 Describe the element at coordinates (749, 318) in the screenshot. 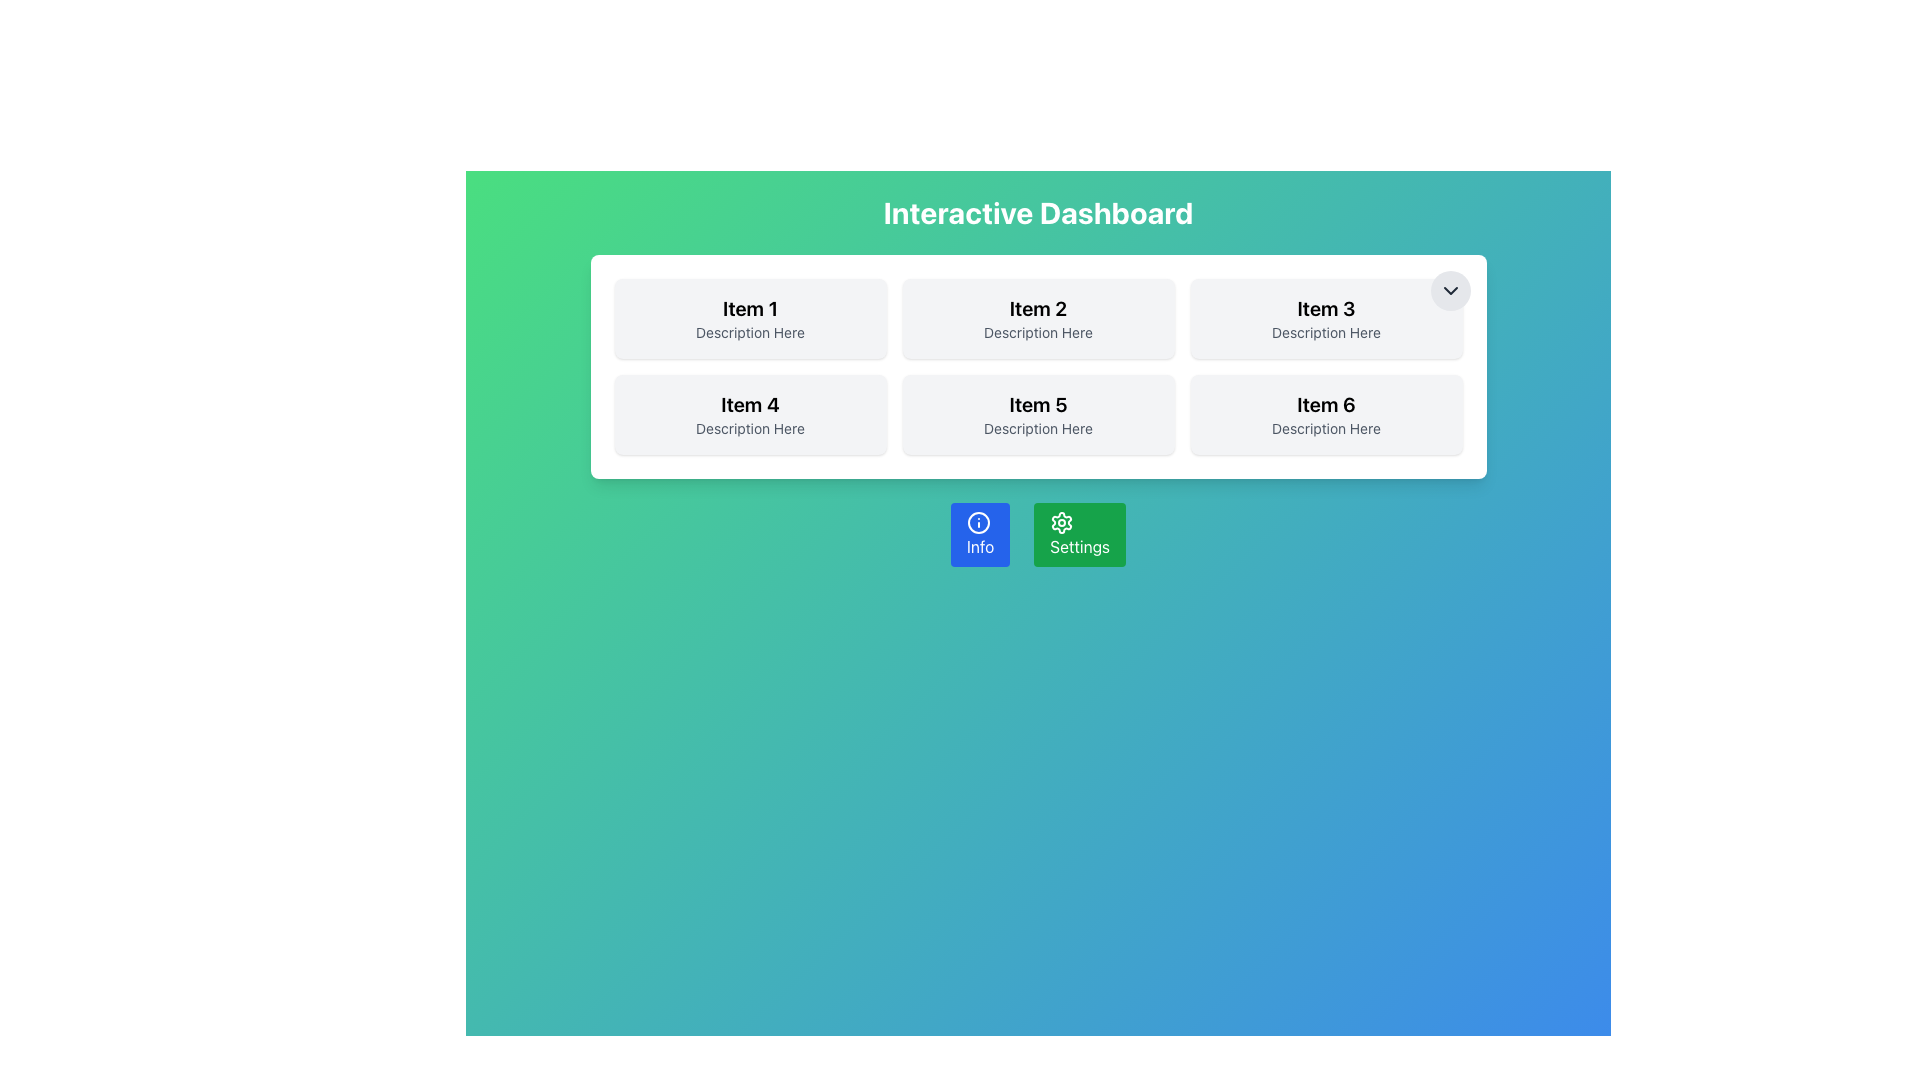

I see `the informational card located in the upper left of the grid layout, which is the first element in the grid under the title 'Interactive Dashboard'` at that location.